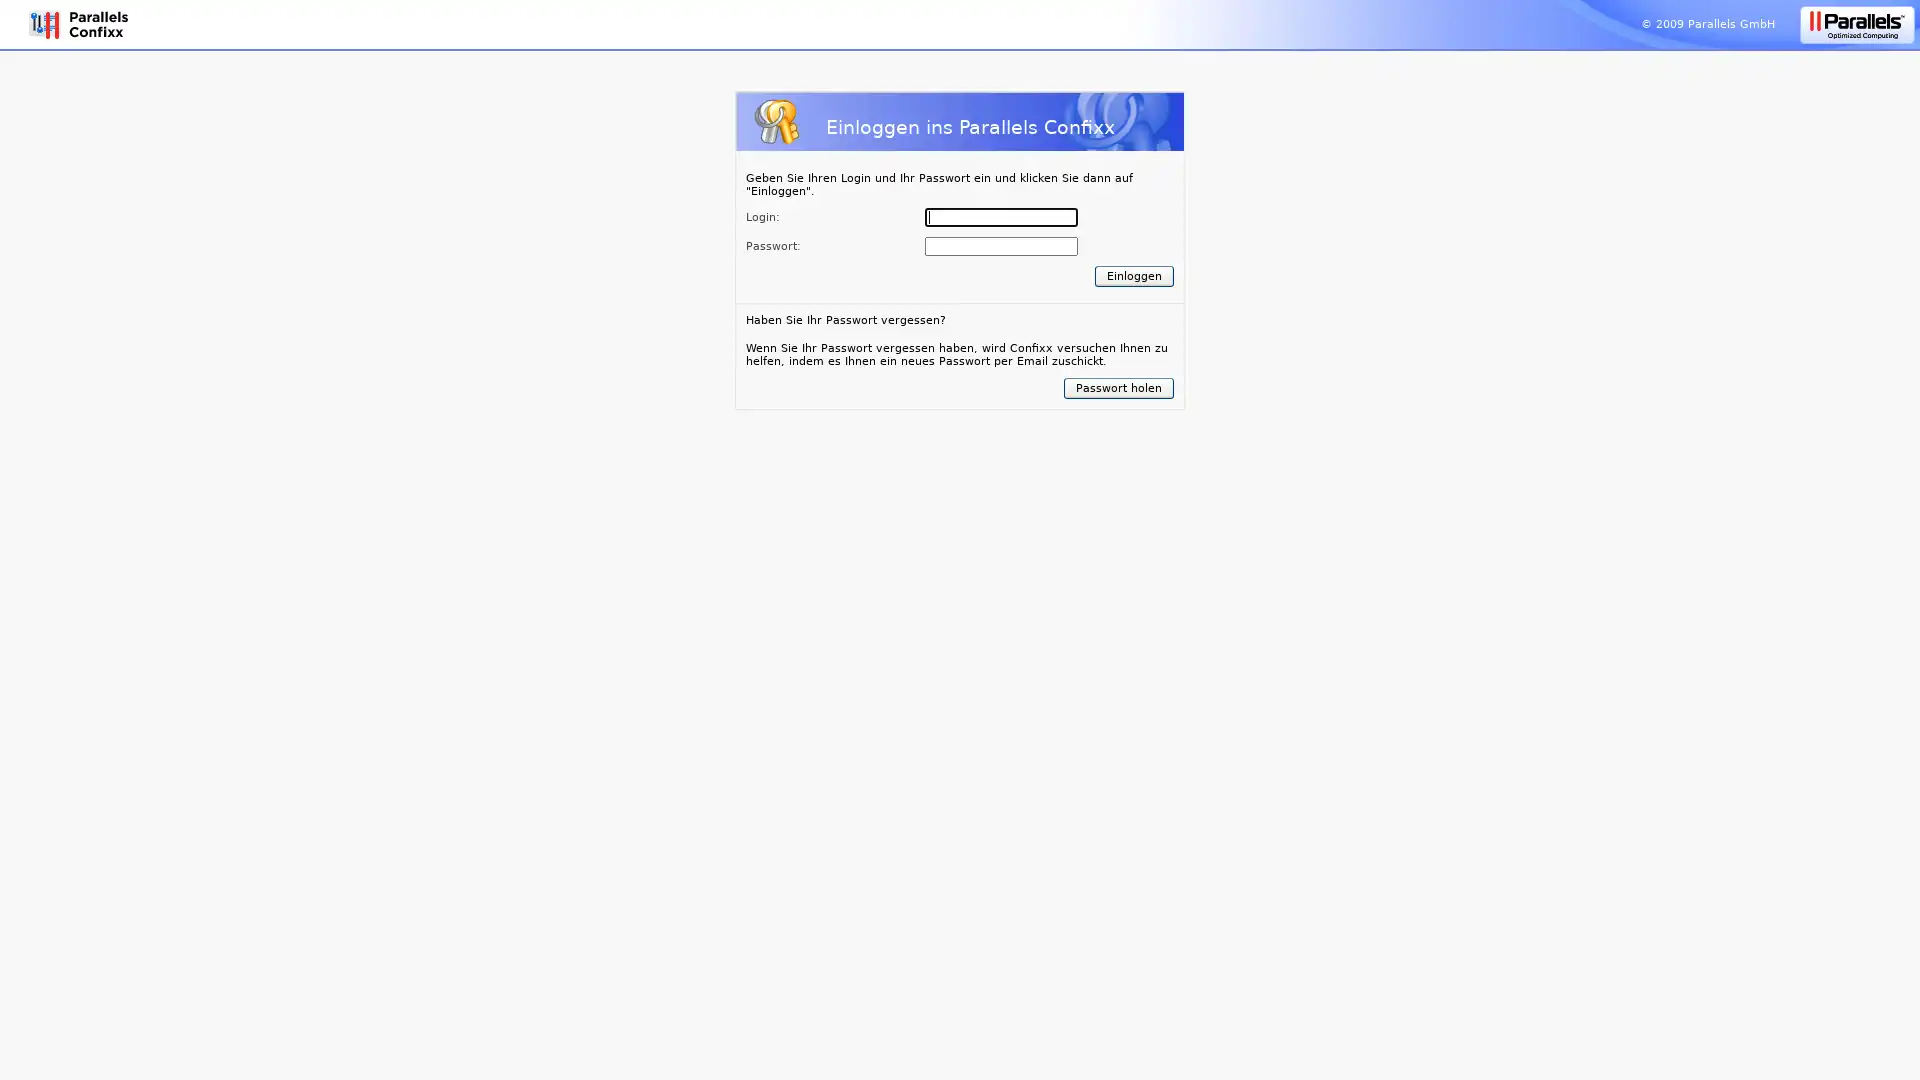  I want to click on Submit, so click(1167, 388).